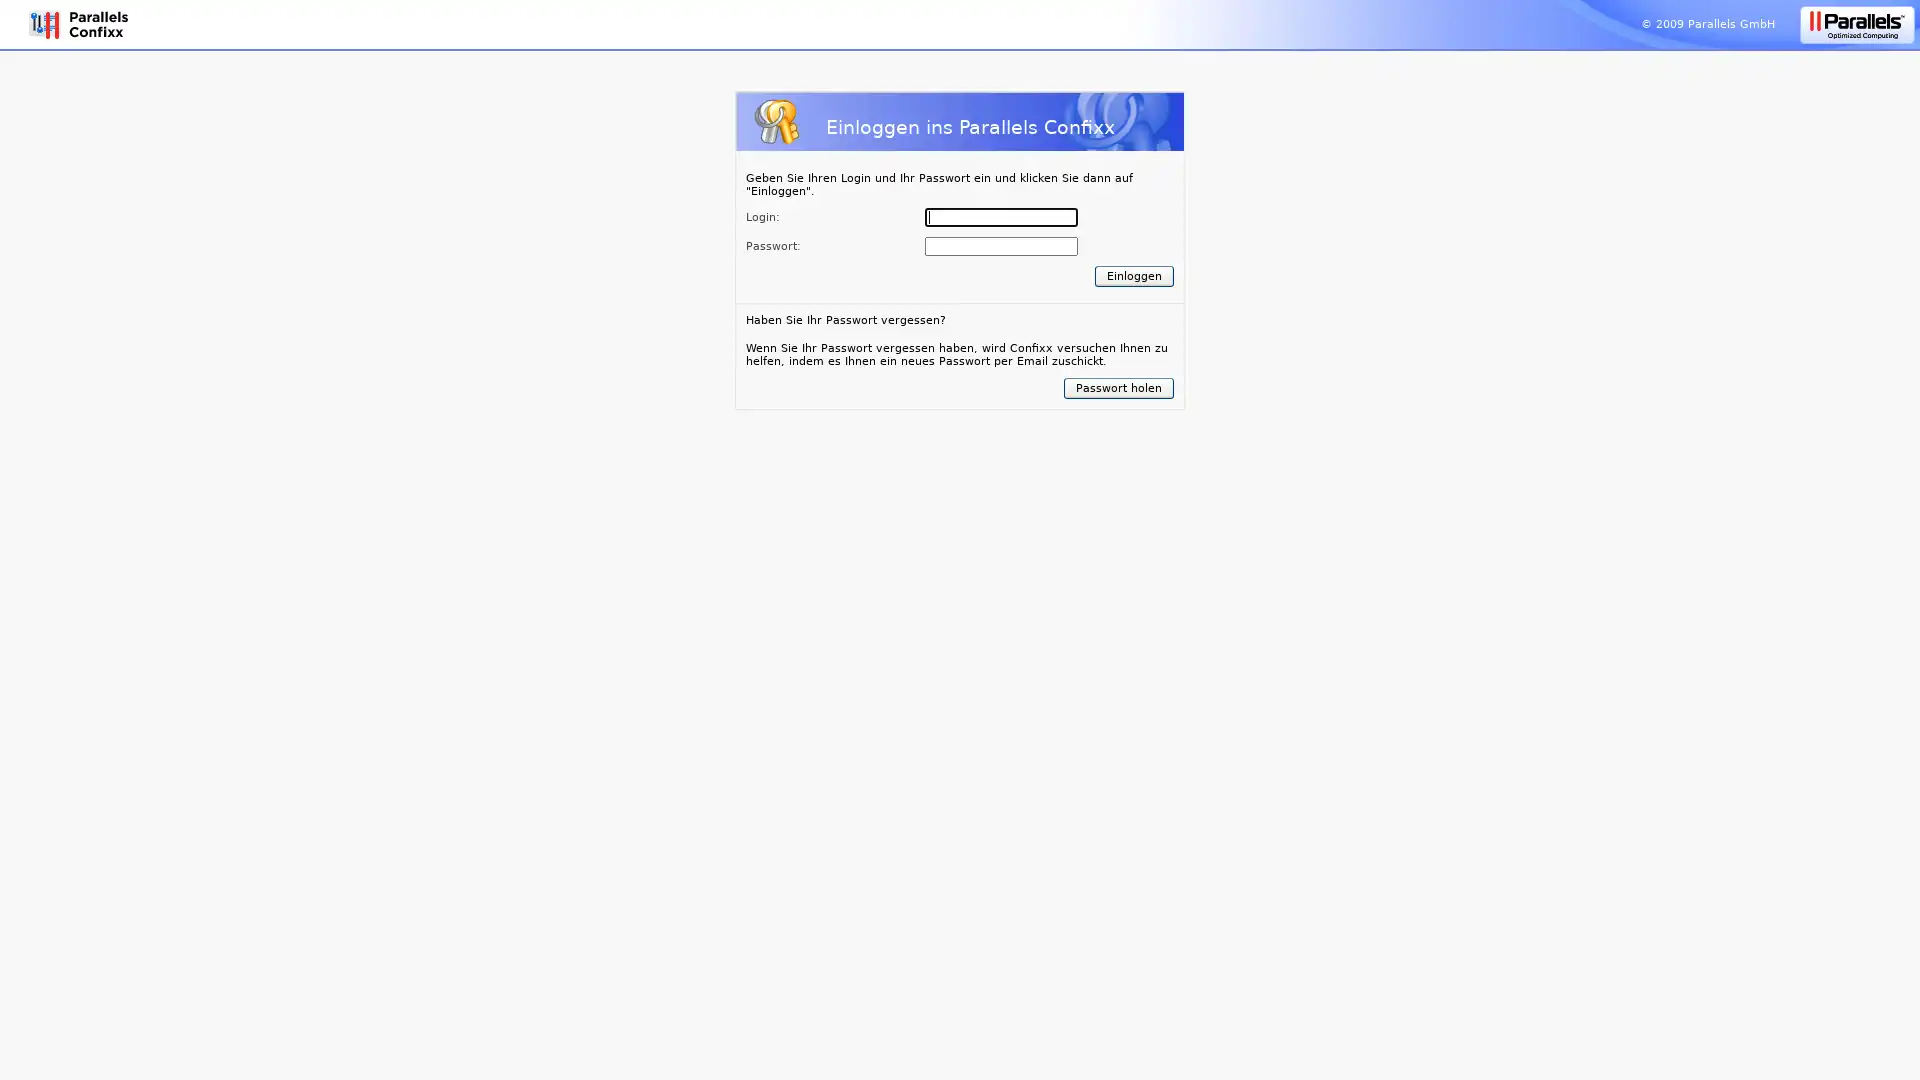  I want to click on Submit, so click(1167, 388).